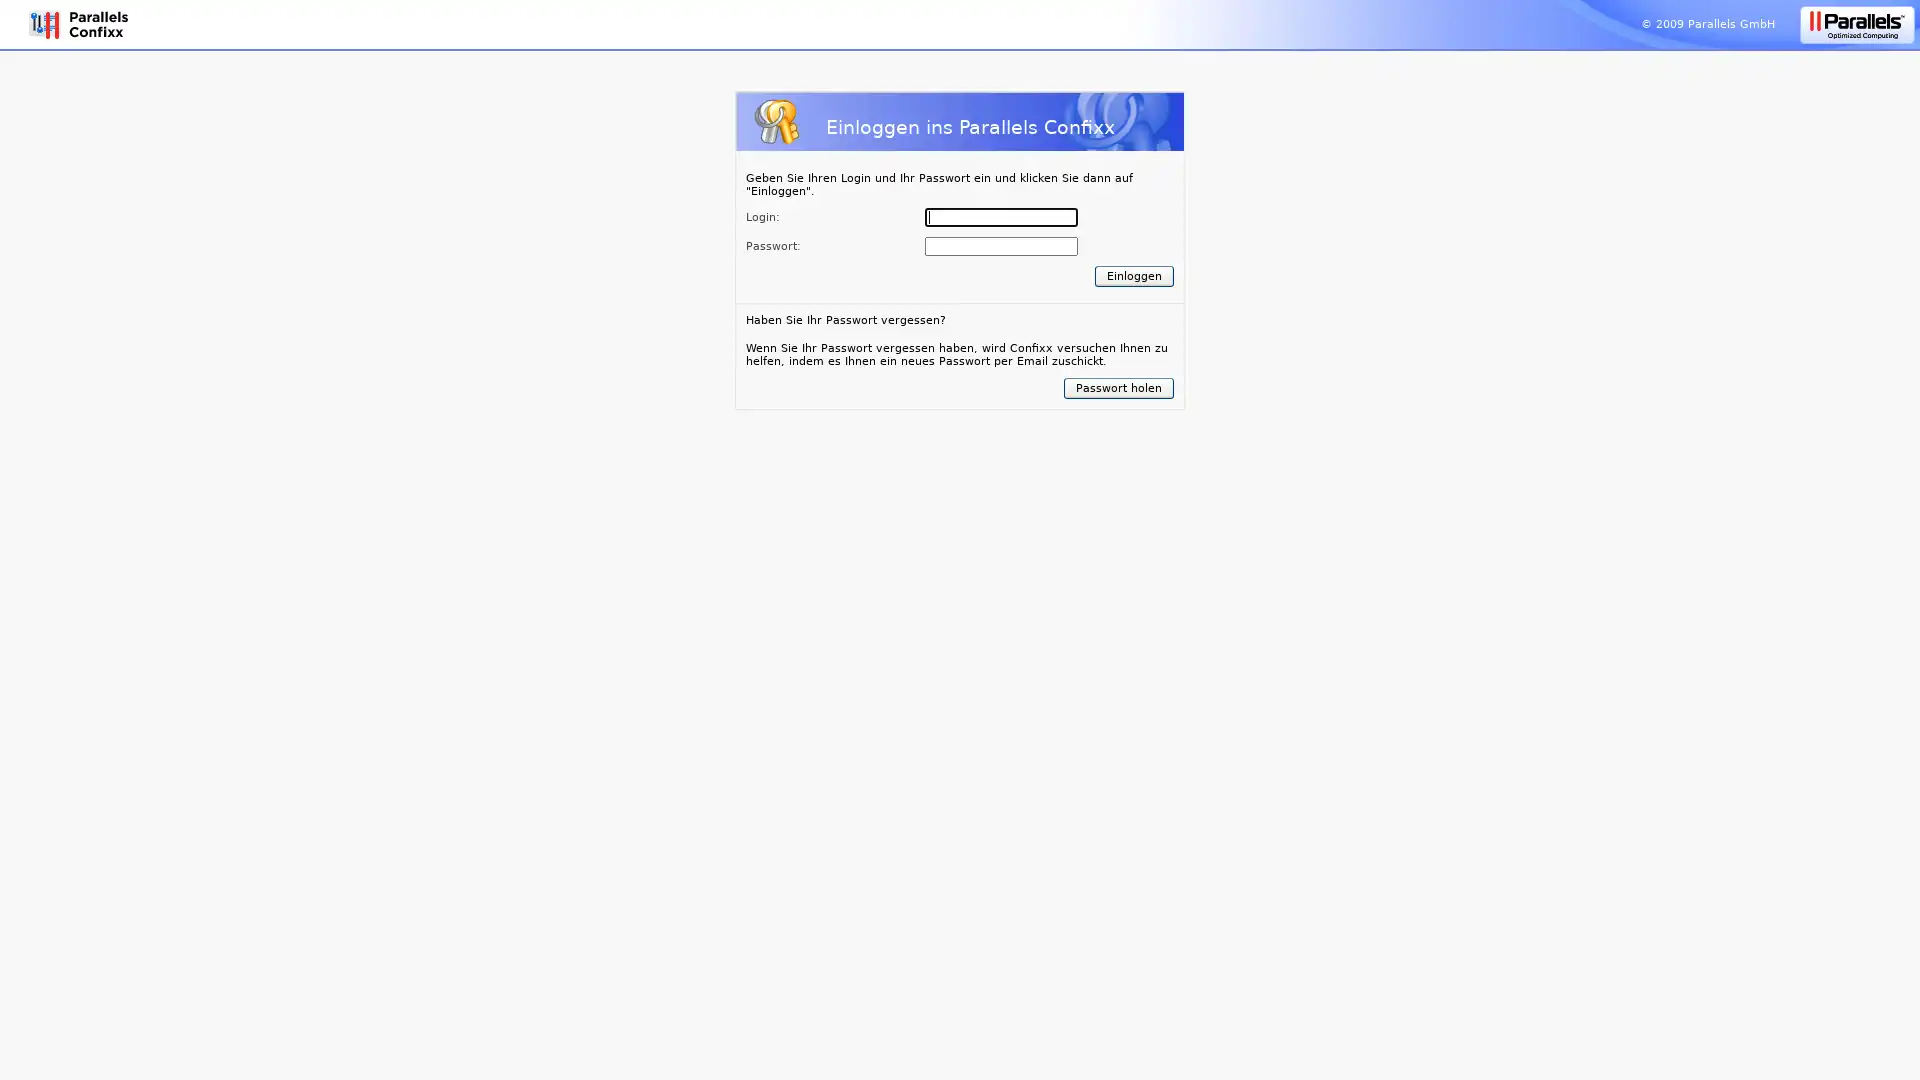  I want to click on Submit, so click(1167, 388).